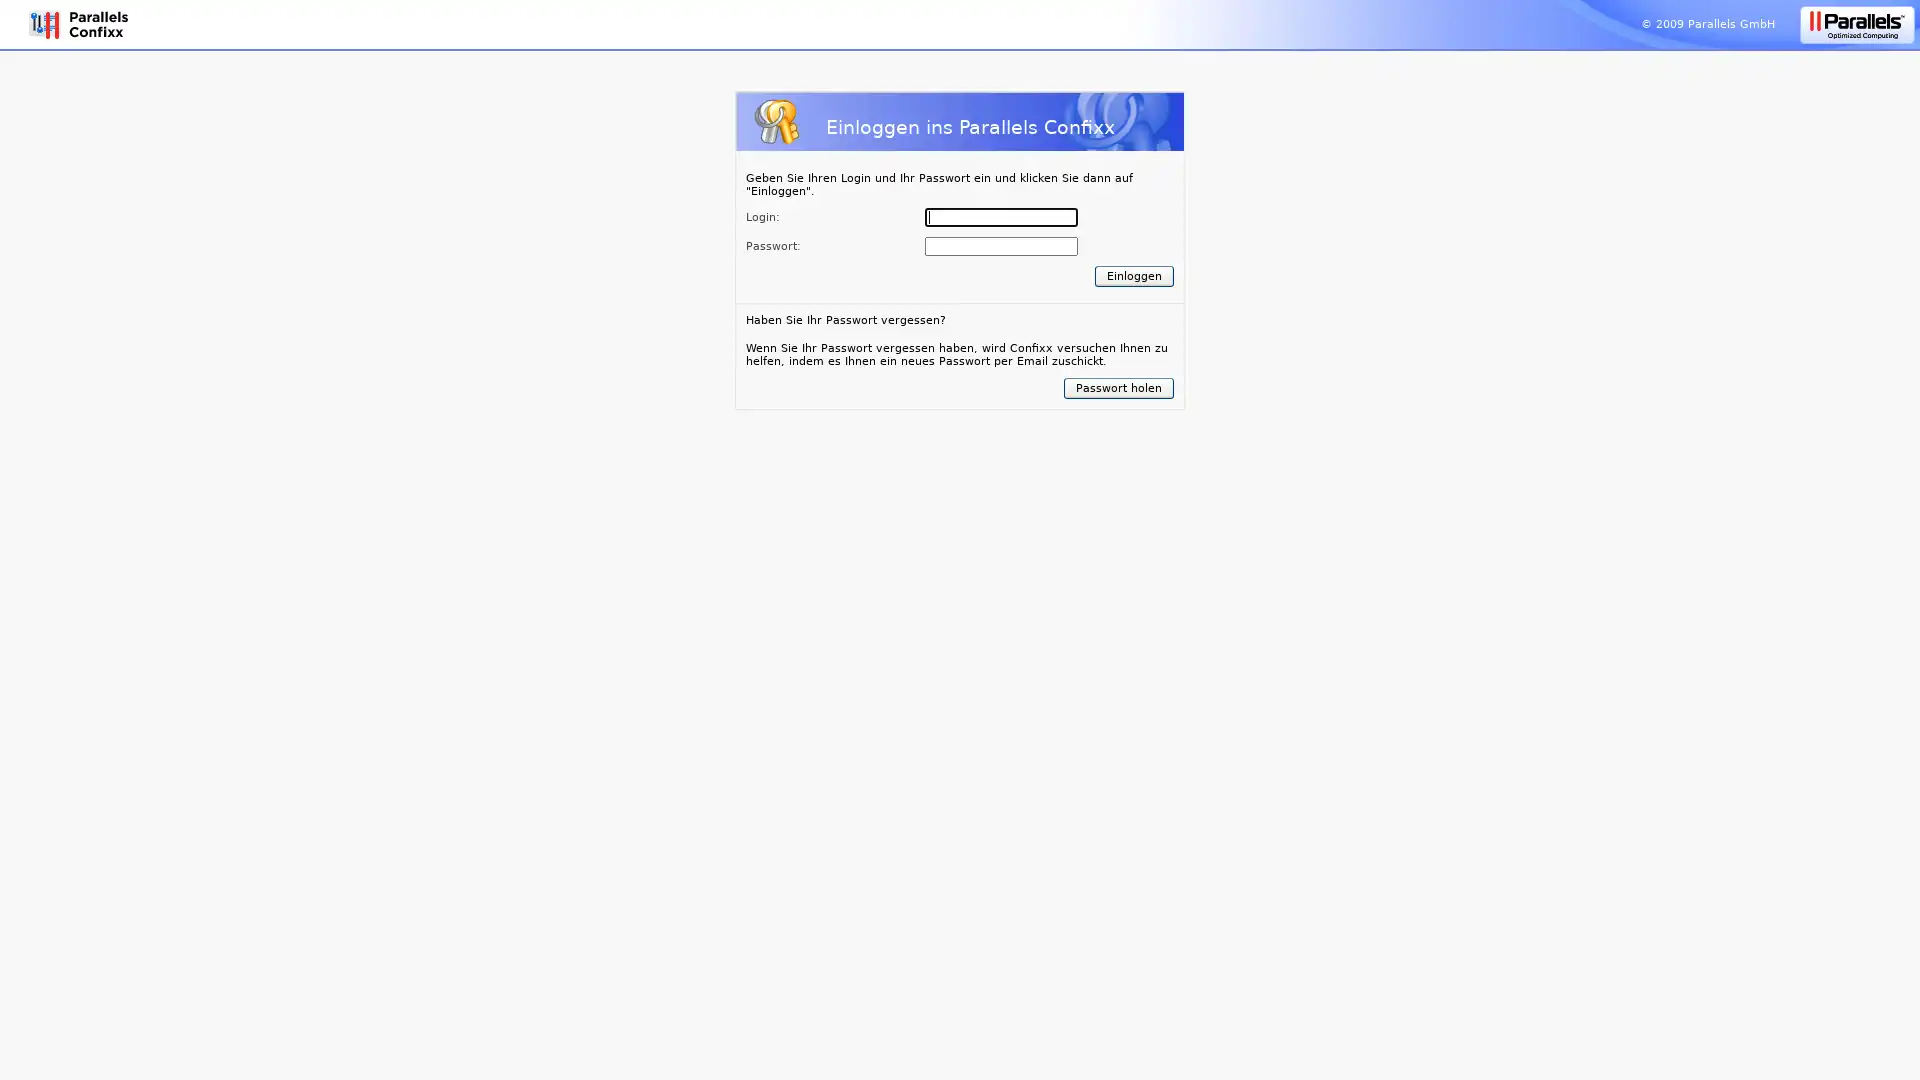  I want to click on Submit, so click(1167, 388).